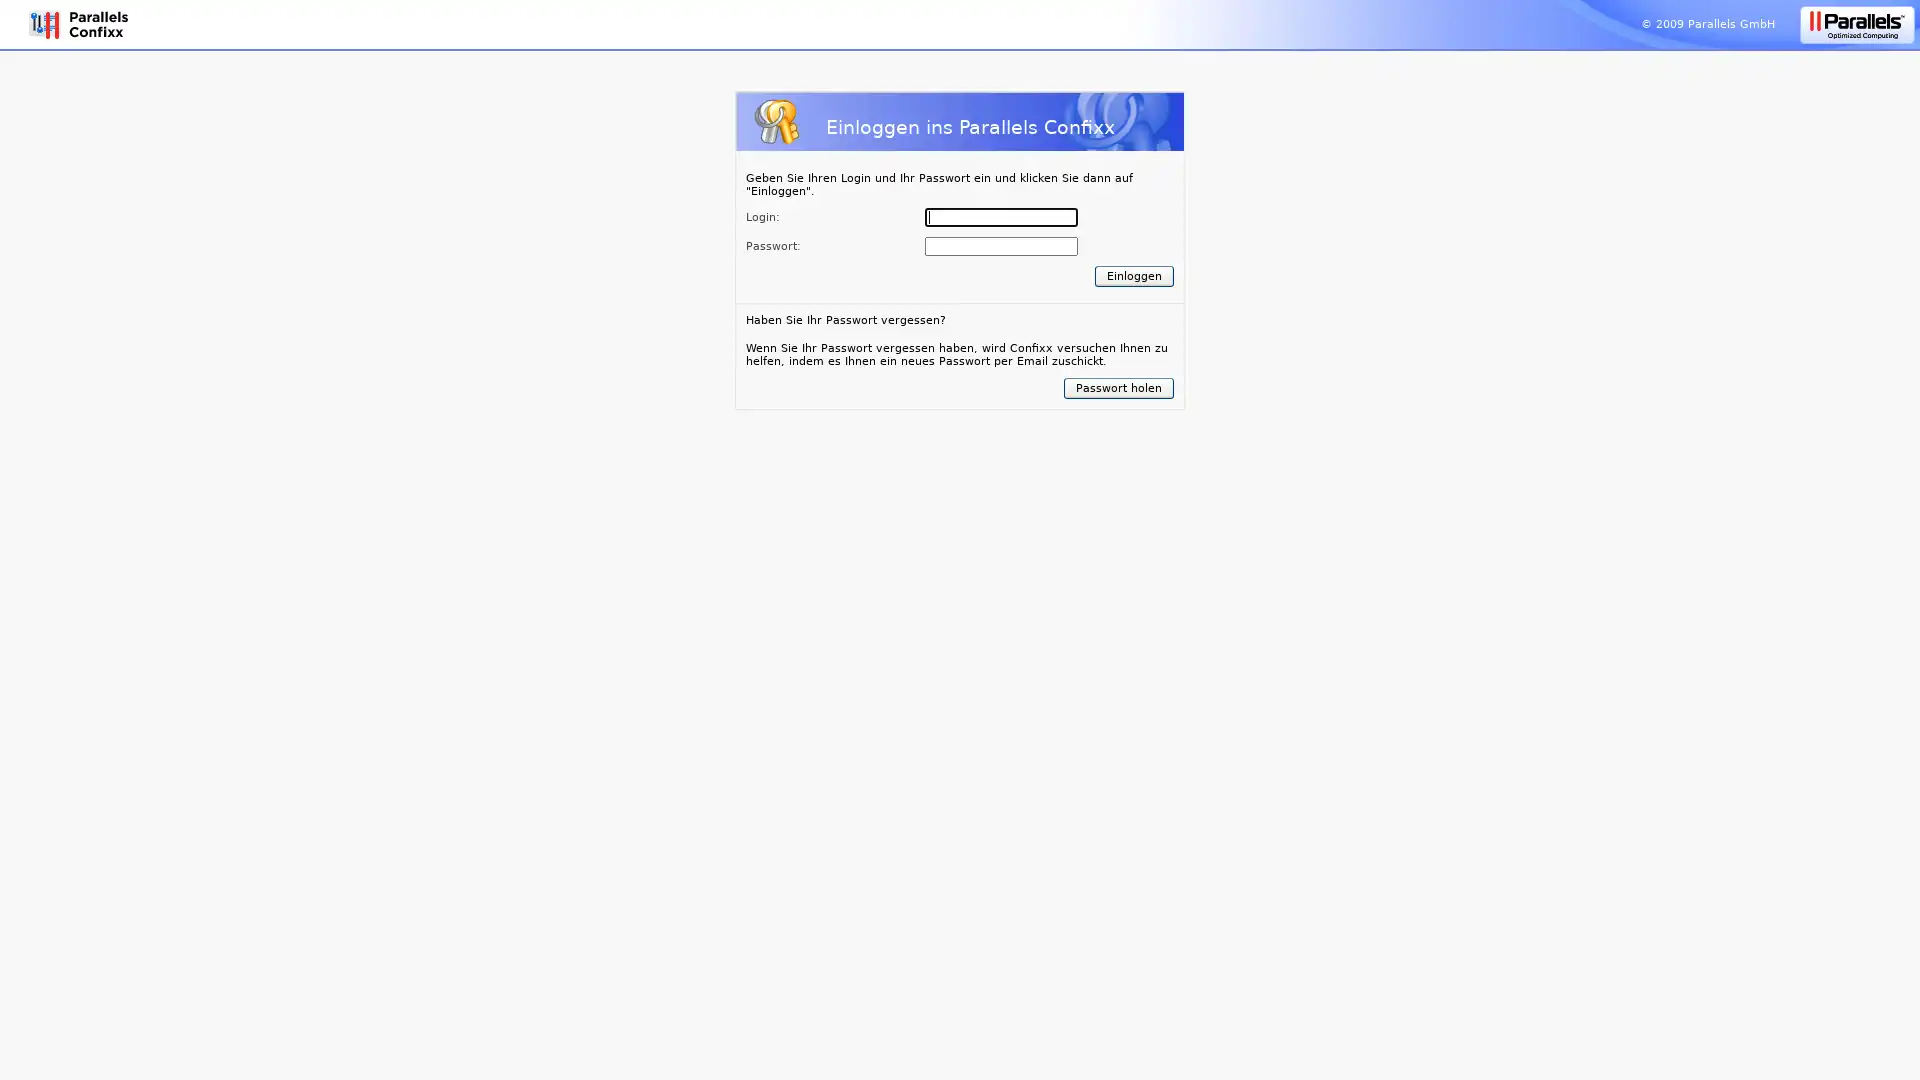  I want to click on Submit, so click(1167, 388).